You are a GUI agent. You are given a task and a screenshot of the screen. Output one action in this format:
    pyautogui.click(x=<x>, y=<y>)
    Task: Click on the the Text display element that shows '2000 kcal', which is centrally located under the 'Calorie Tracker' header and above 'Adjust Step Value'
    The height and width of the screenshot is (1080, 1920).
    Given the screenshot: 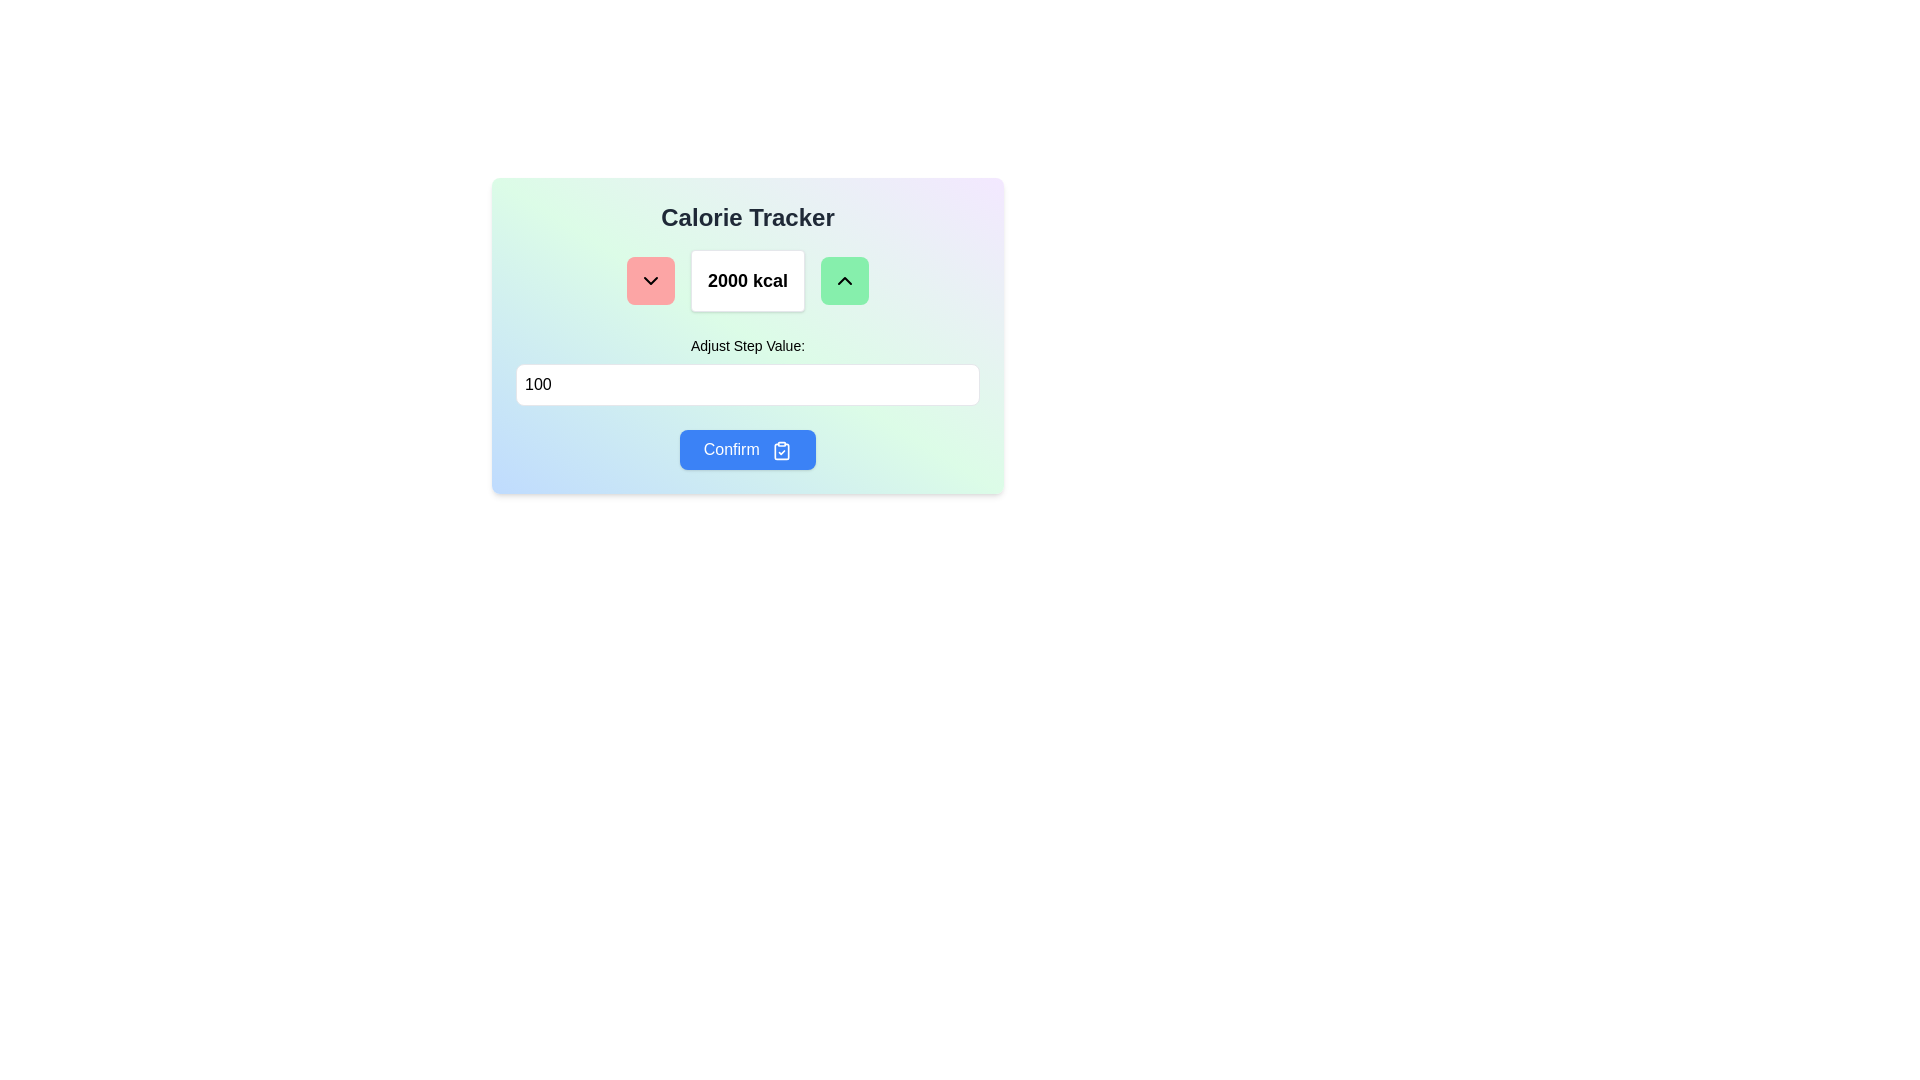 What is the action you would take?
    pyautogui.click(x=747, y=281)
    